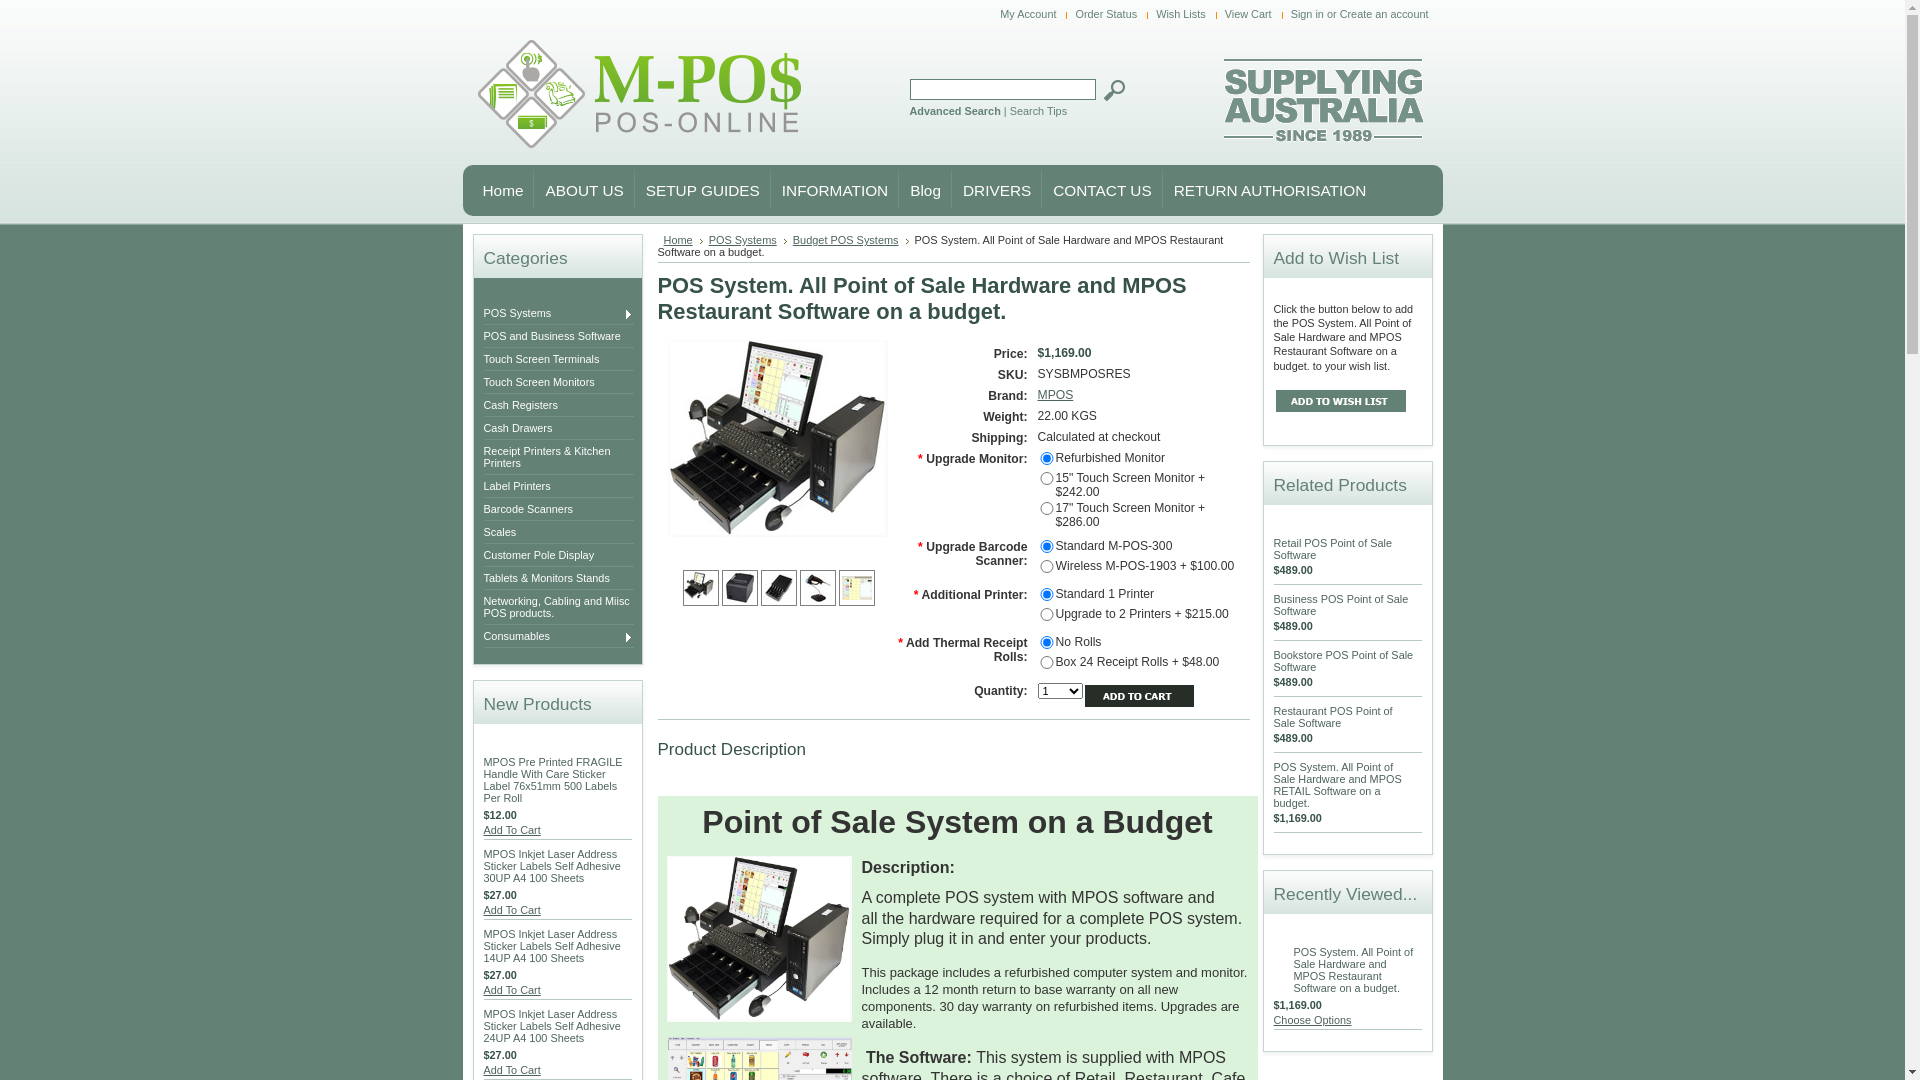 This screenshot has width=1920, height=1080. Describe the element at coordinates (1183, 14) in the screenshot. I see `'Wish Lists'` at that location.